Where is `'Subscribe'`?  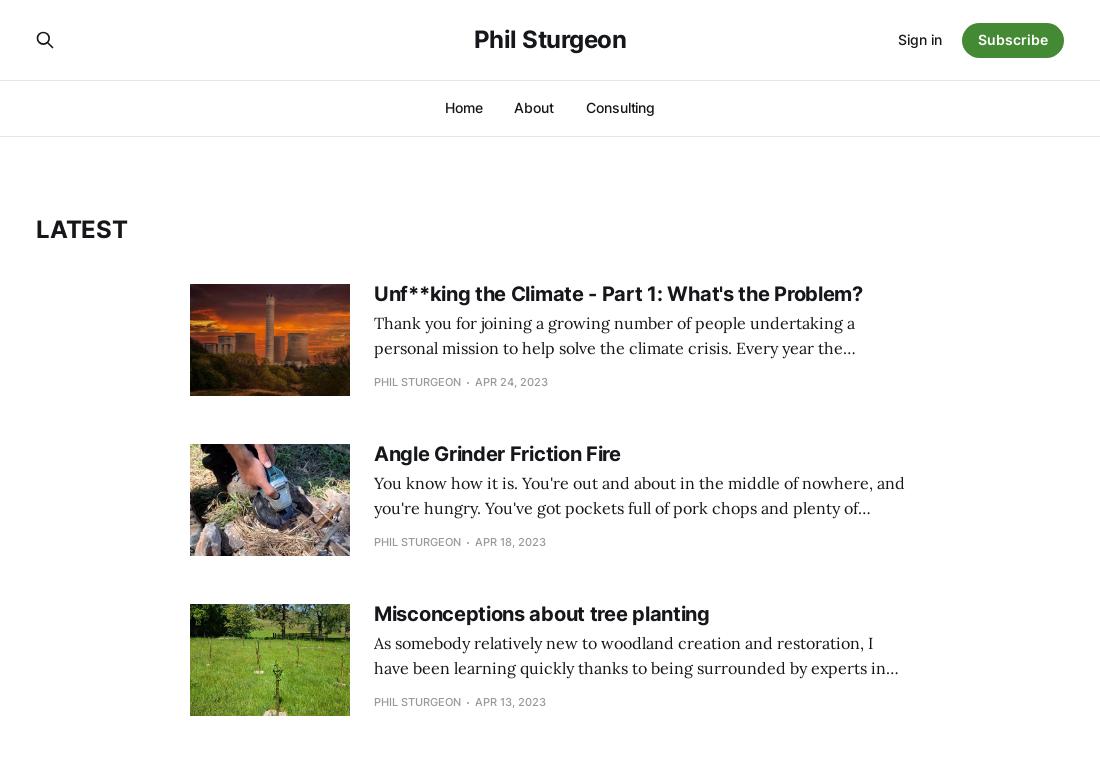 'Subscribe' is located at coordinates (1011, 38).